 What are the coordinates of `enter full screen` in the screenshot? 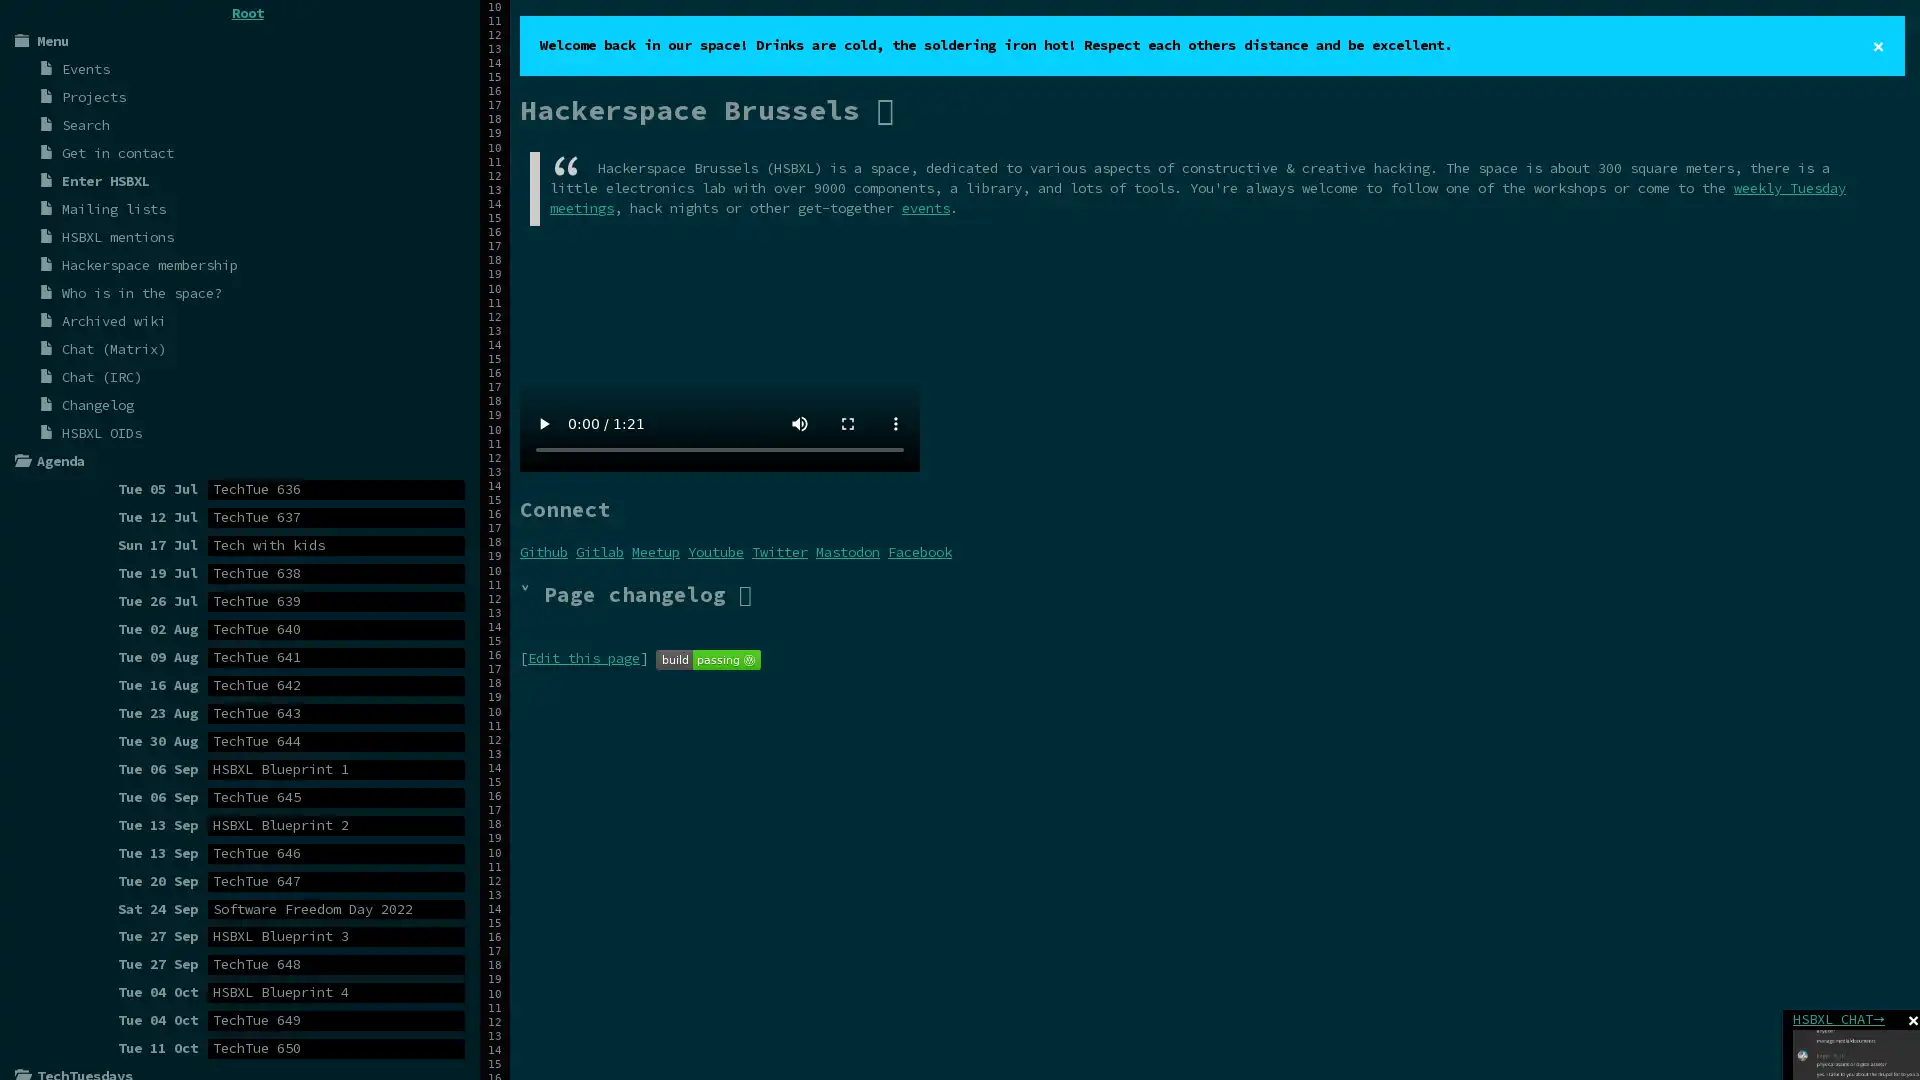 It's located at (848, 422).